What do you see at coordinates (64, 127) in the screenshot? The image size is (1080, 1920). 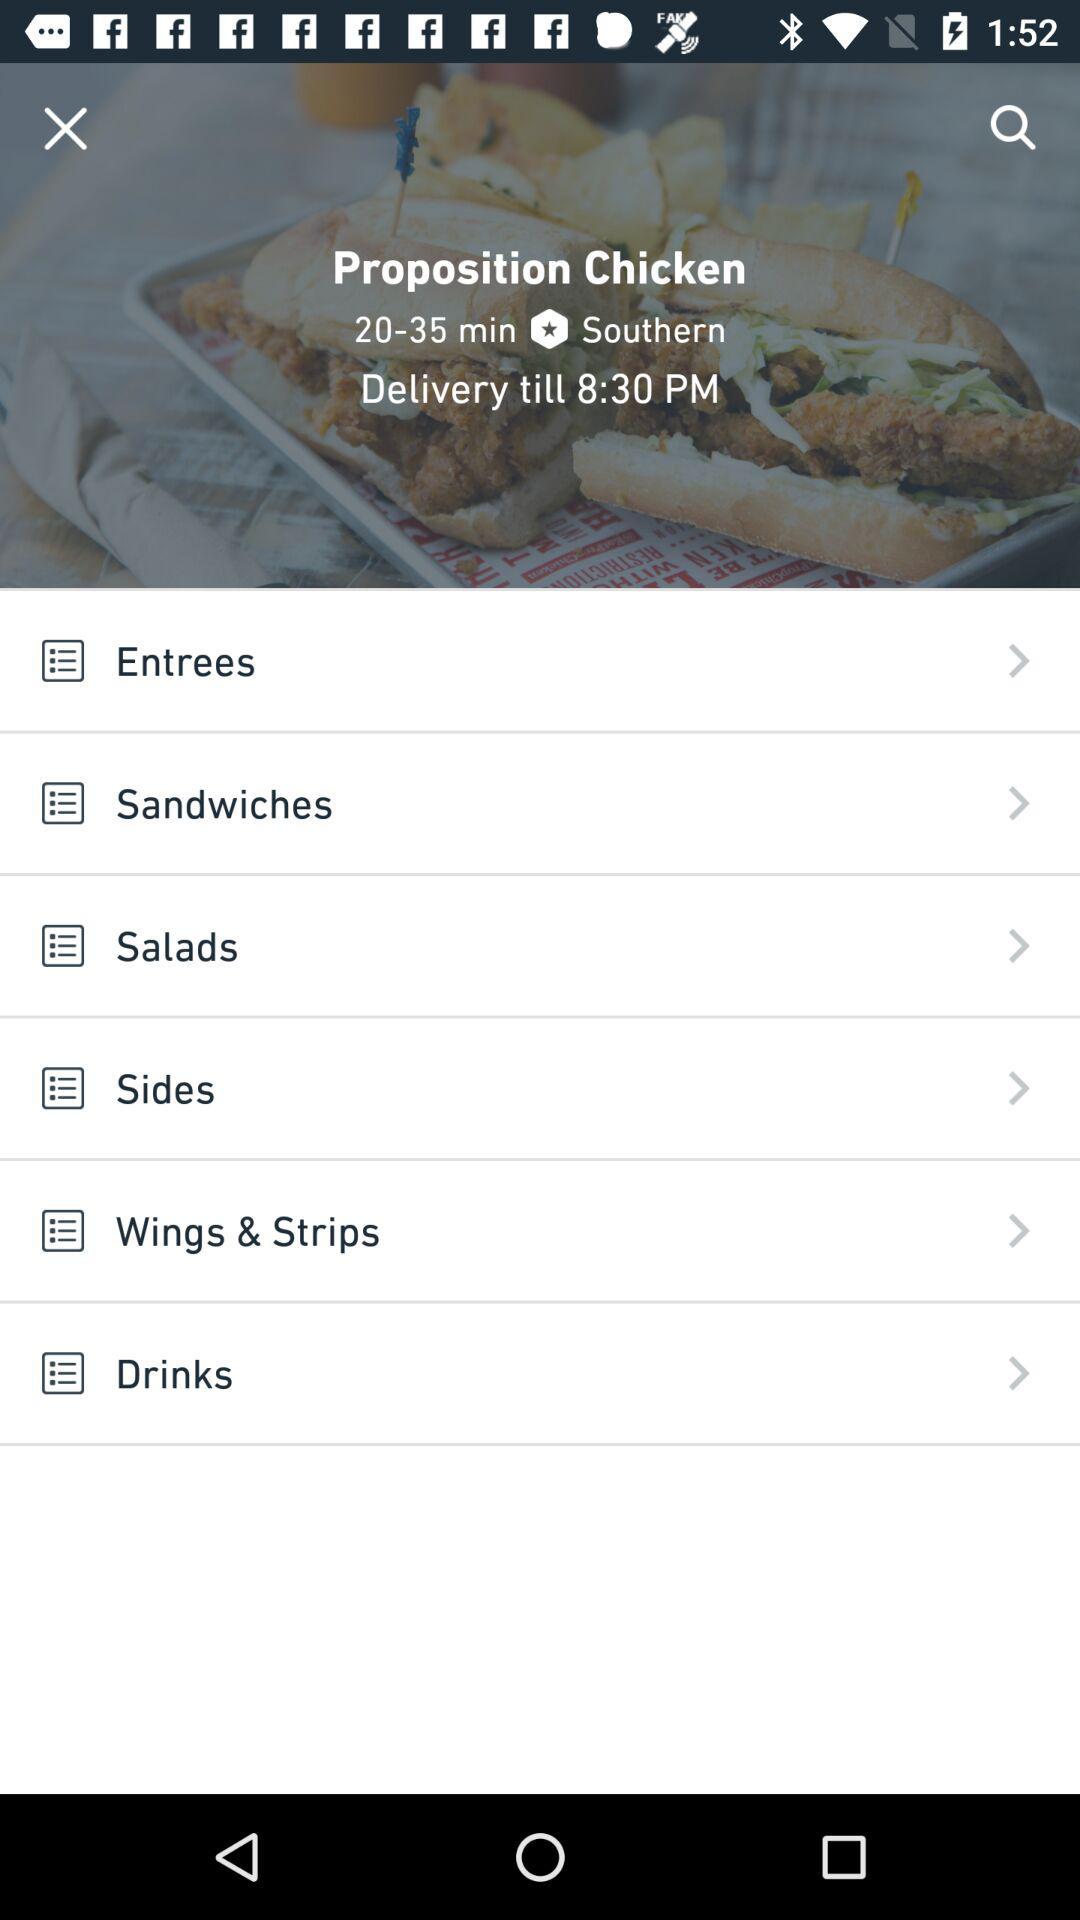 I see `close` at bounding box center [64, 127].